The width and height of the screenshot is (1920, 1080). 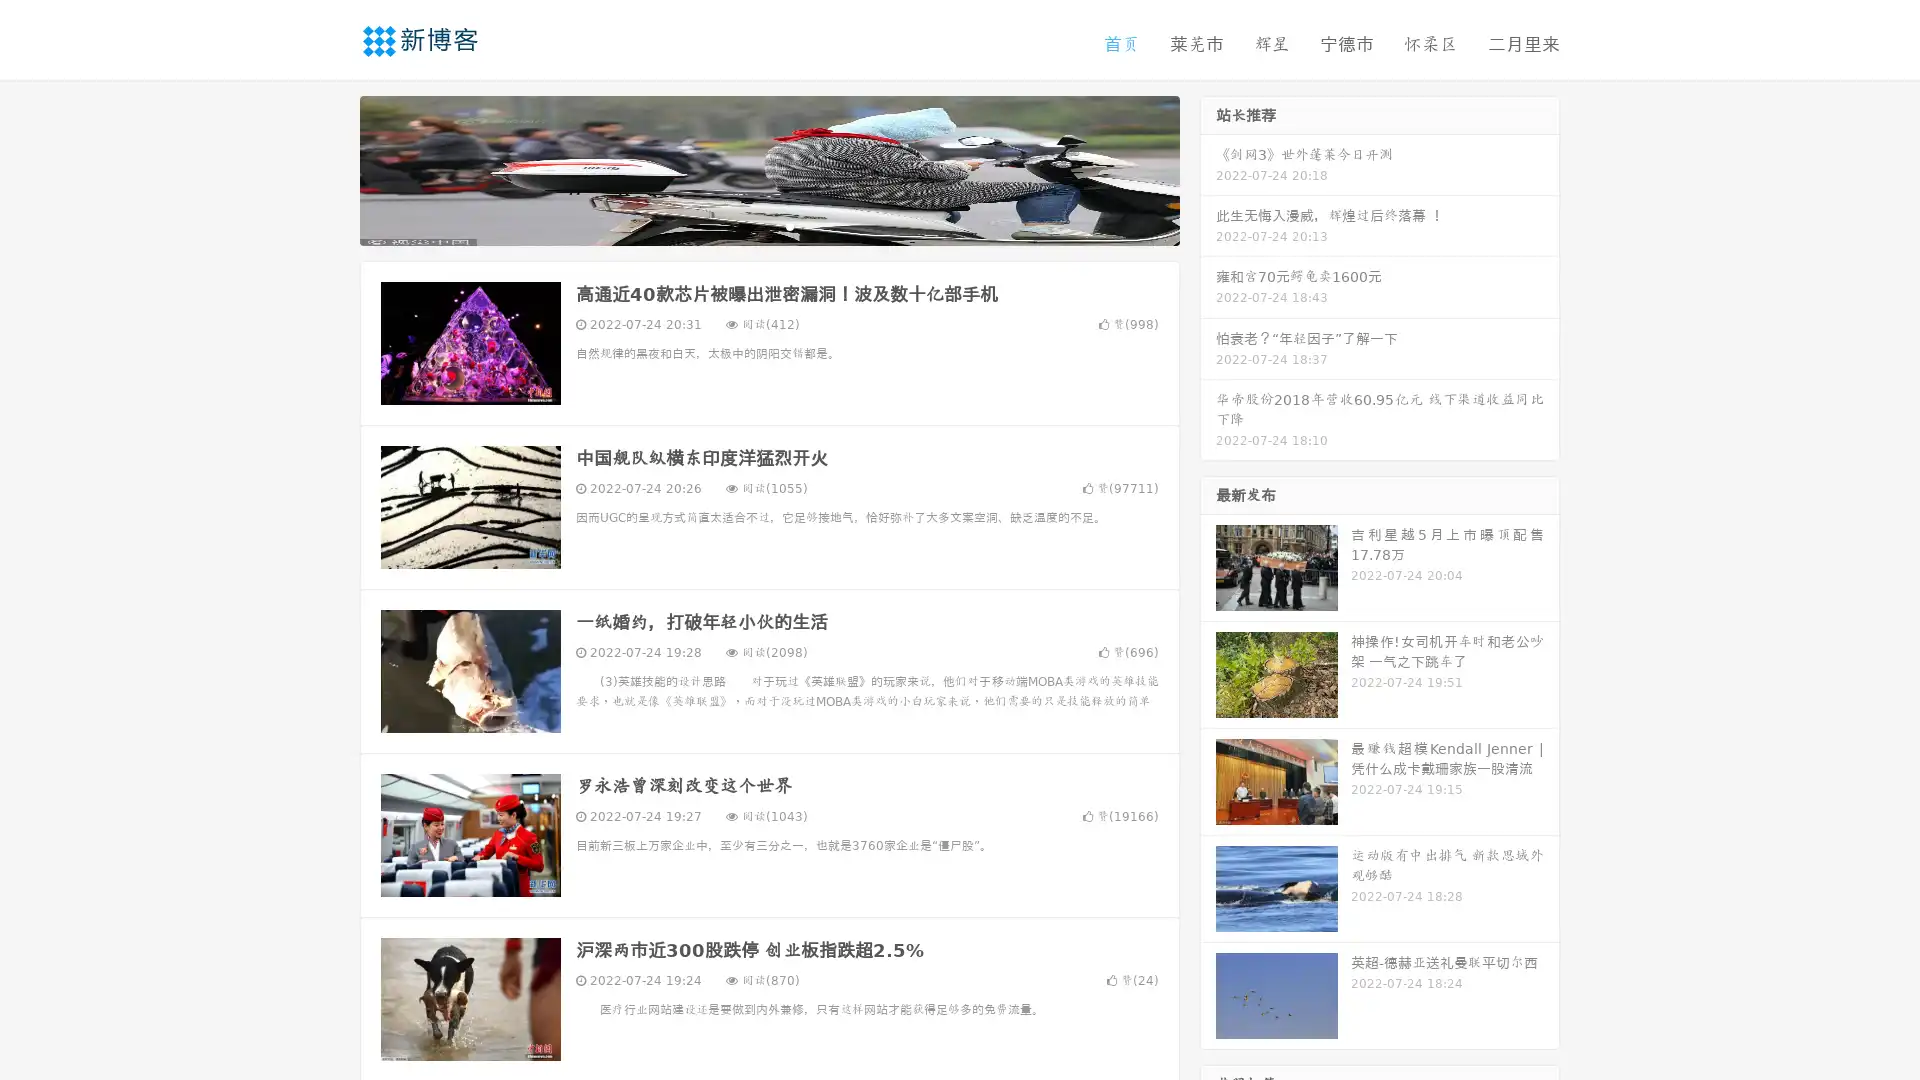 I want to click on Go to slide 3, so click(x=789, y=225).